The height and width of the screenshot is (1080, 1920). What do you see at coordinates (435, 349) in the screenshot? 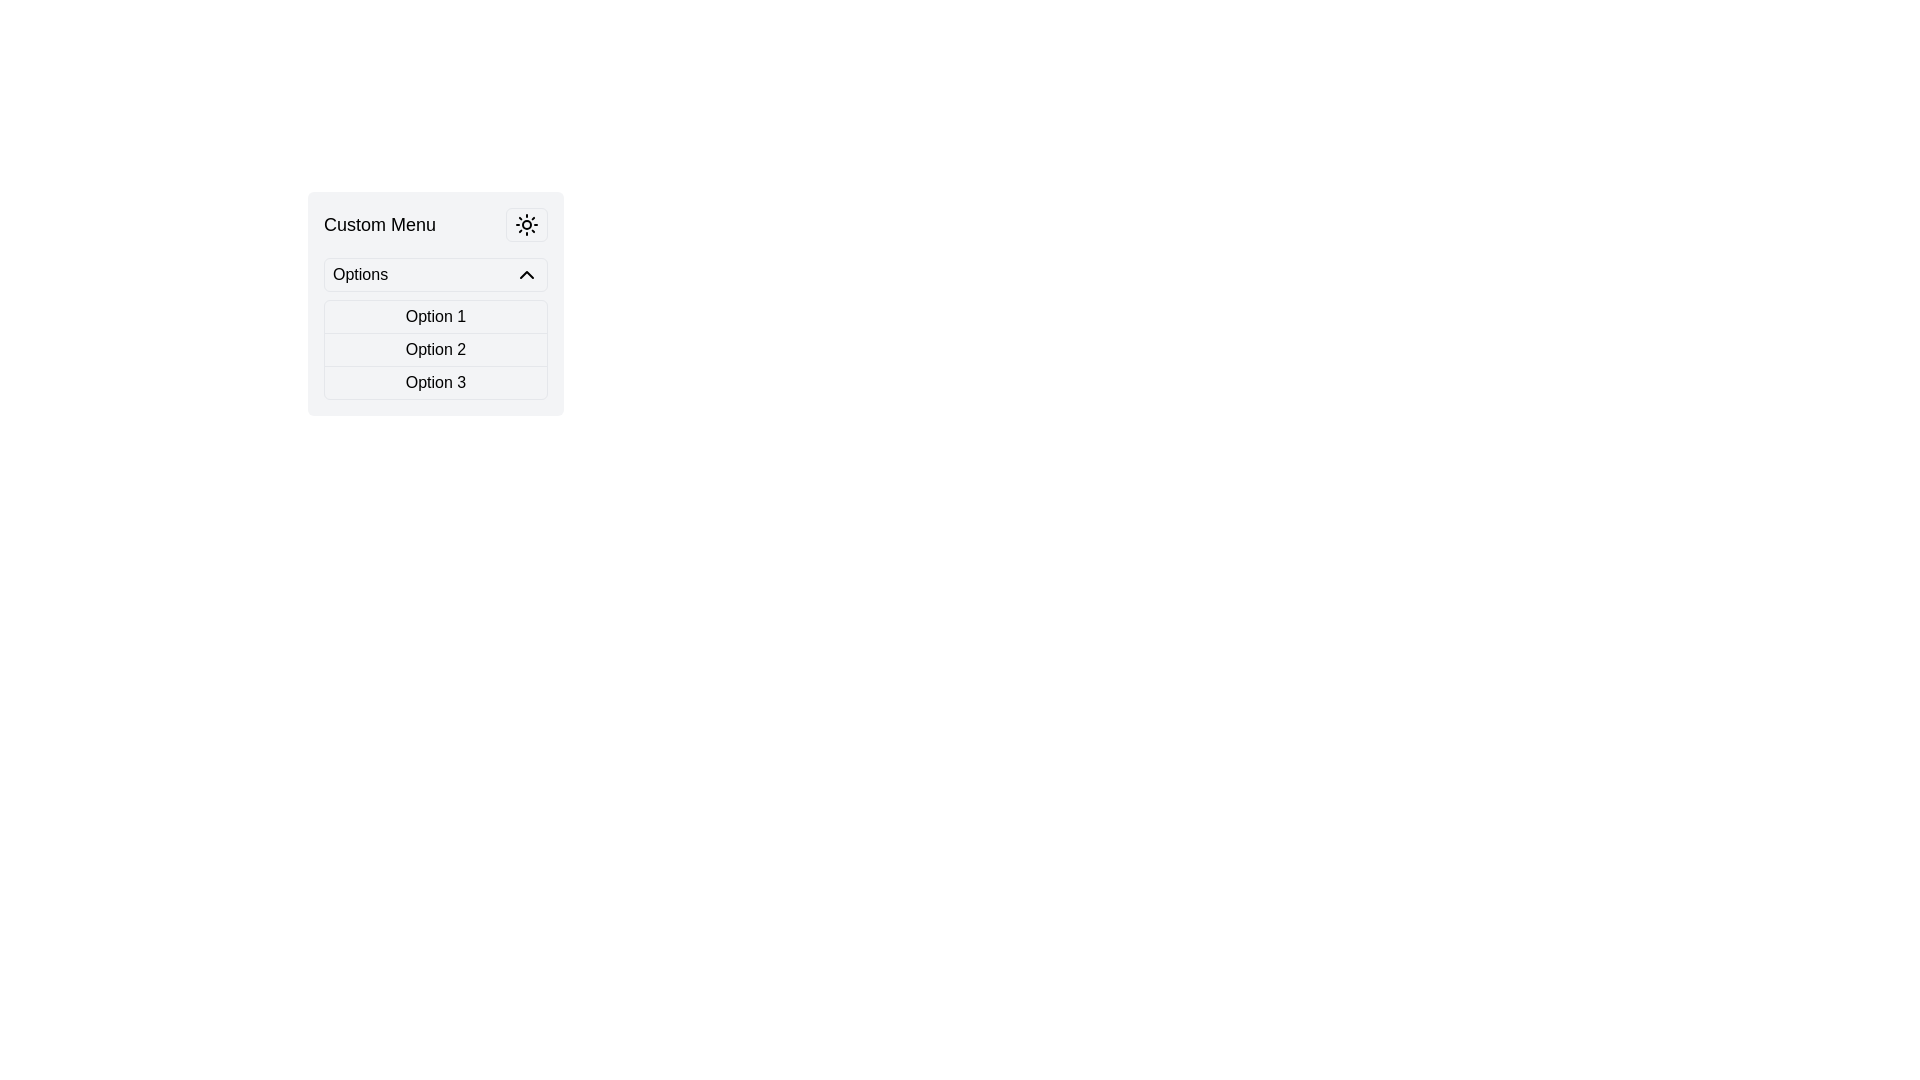
I see `the 'Option 2' menu item` at bounding box center [435, 349].